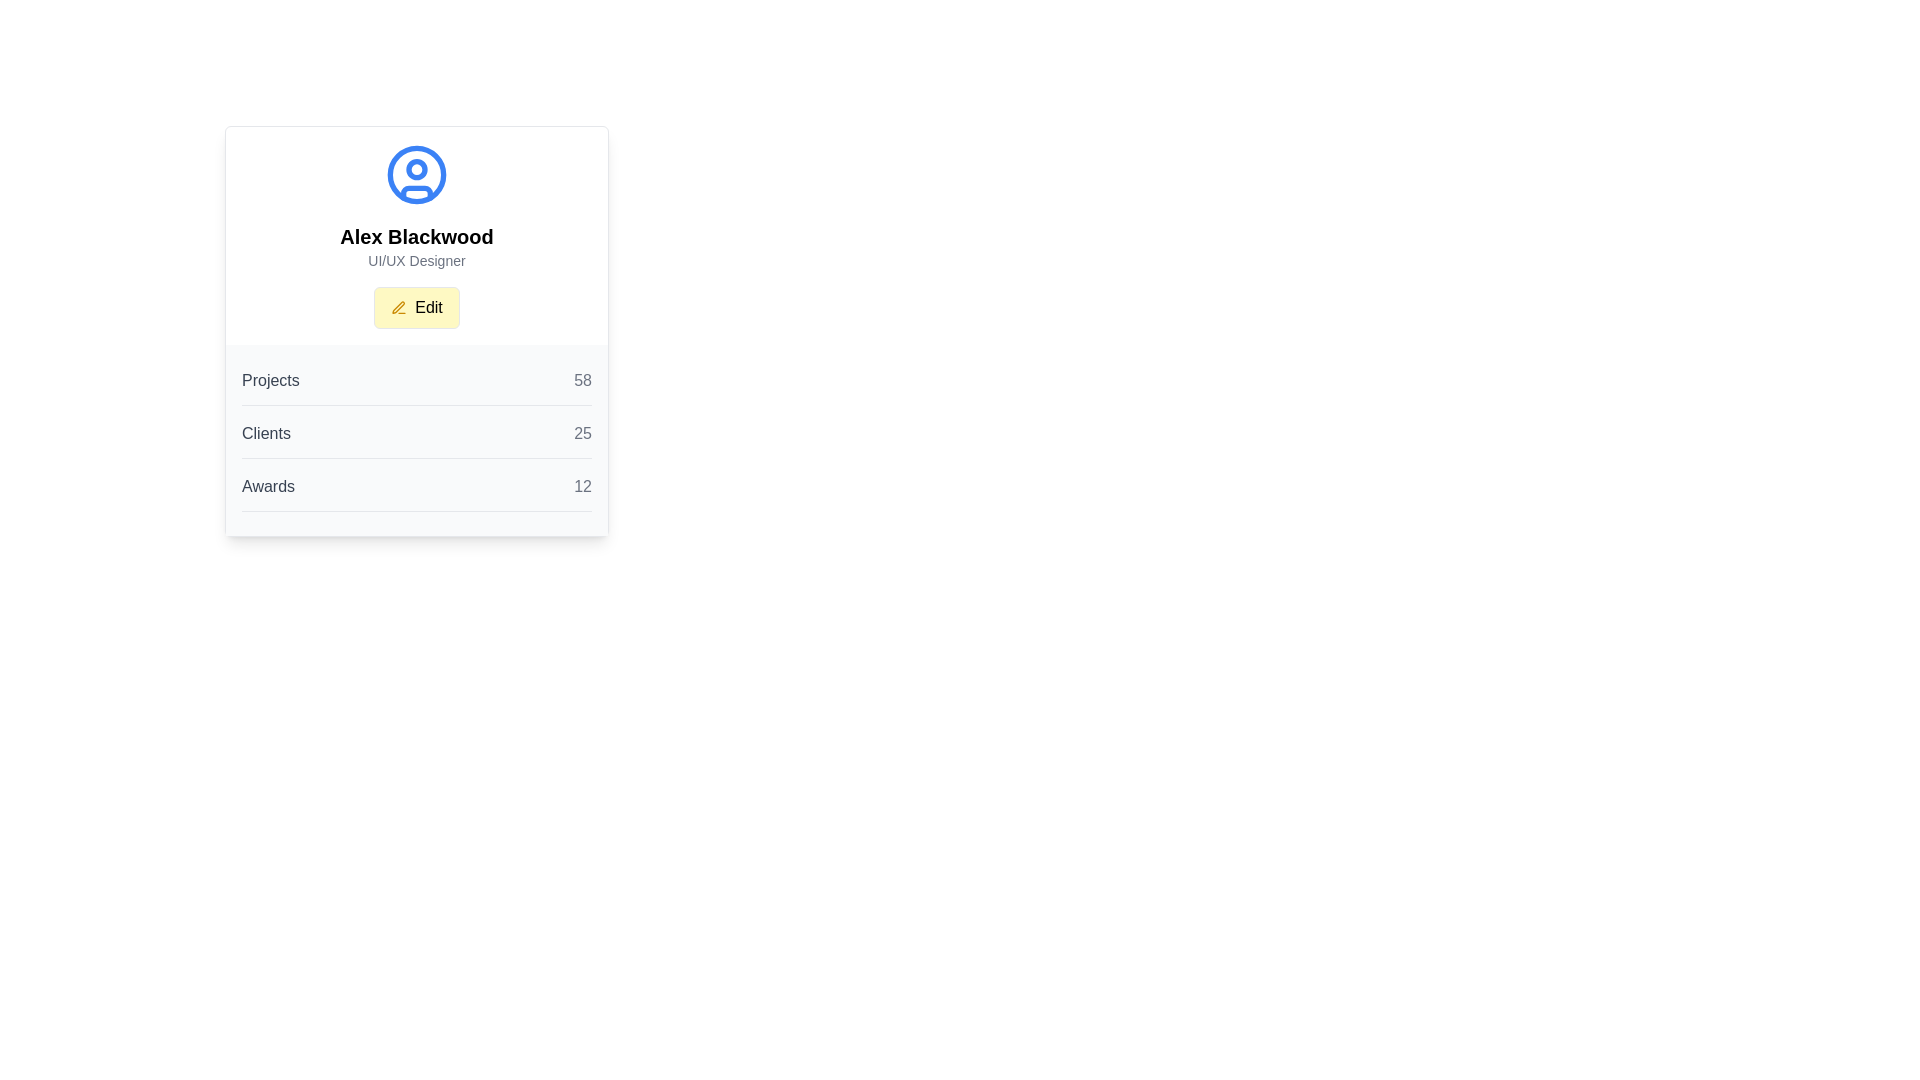 This screenshot has height=1080, width=1920. Describe the element at coordinates (416, 387) in the screenshot. I see `the first list item labeled 'Projects' which has a numeric indicator '58' aligned to the right` at that location.